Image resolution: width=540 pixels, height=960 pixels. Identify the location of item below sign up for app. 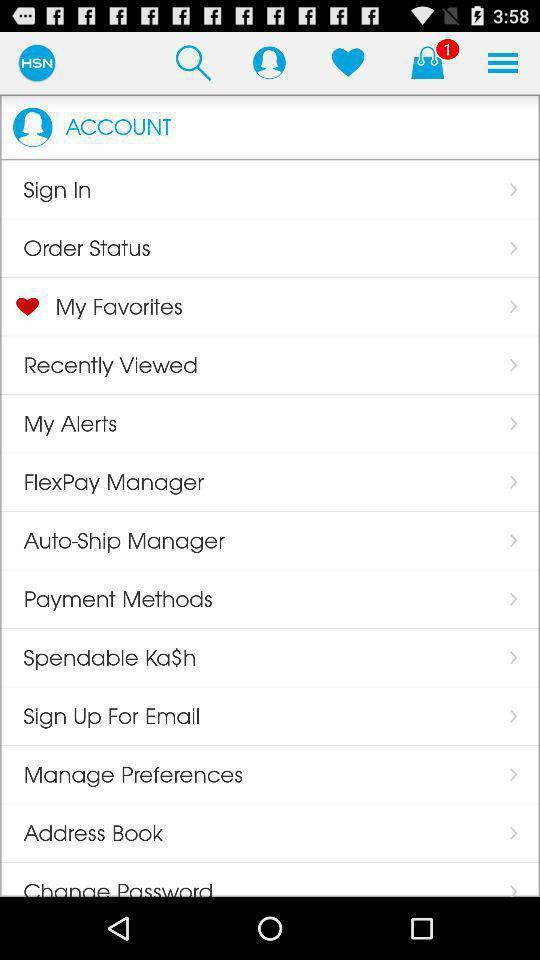
(121, 773).